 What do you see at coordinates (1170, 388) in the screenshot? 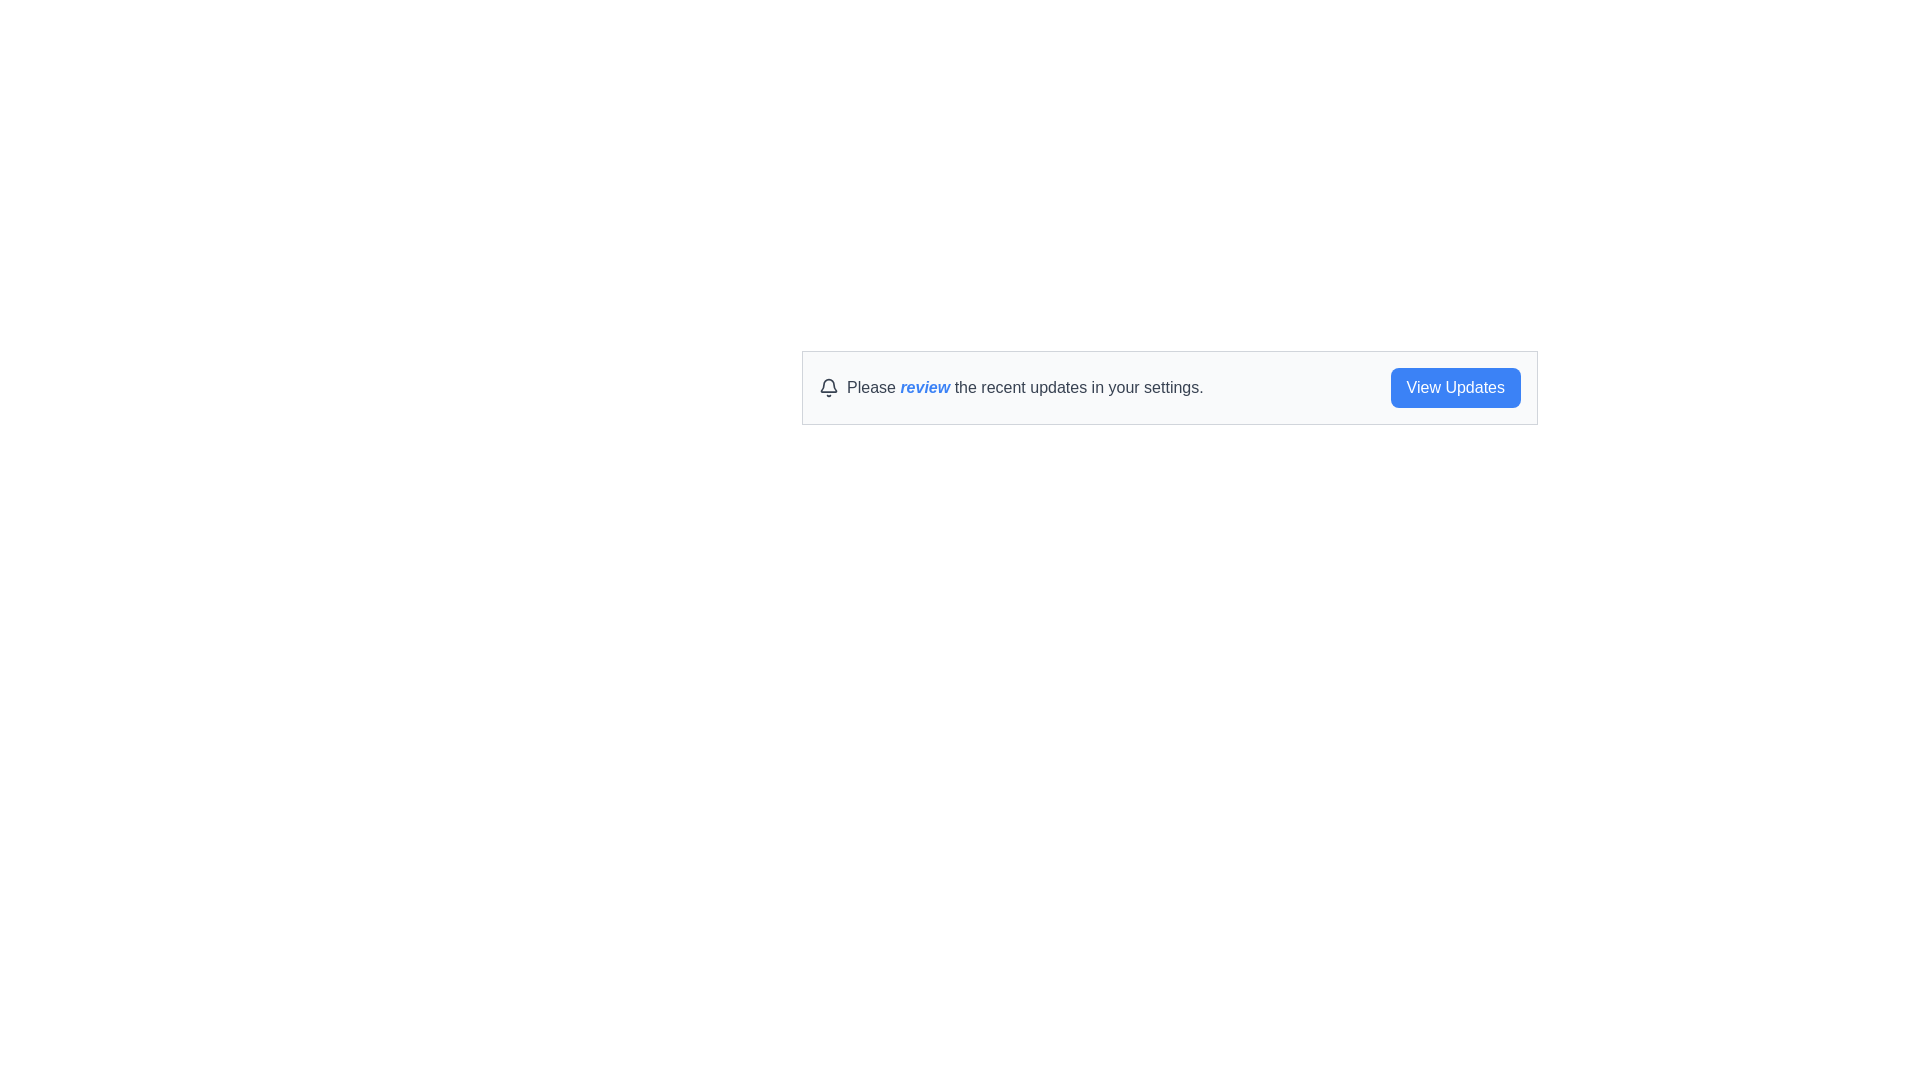
I see `the informational notification that contains the message 'Please review the recent updates in your settings.' and a blue button labeled 'View Updates'` at bounding box center [1170, 388].